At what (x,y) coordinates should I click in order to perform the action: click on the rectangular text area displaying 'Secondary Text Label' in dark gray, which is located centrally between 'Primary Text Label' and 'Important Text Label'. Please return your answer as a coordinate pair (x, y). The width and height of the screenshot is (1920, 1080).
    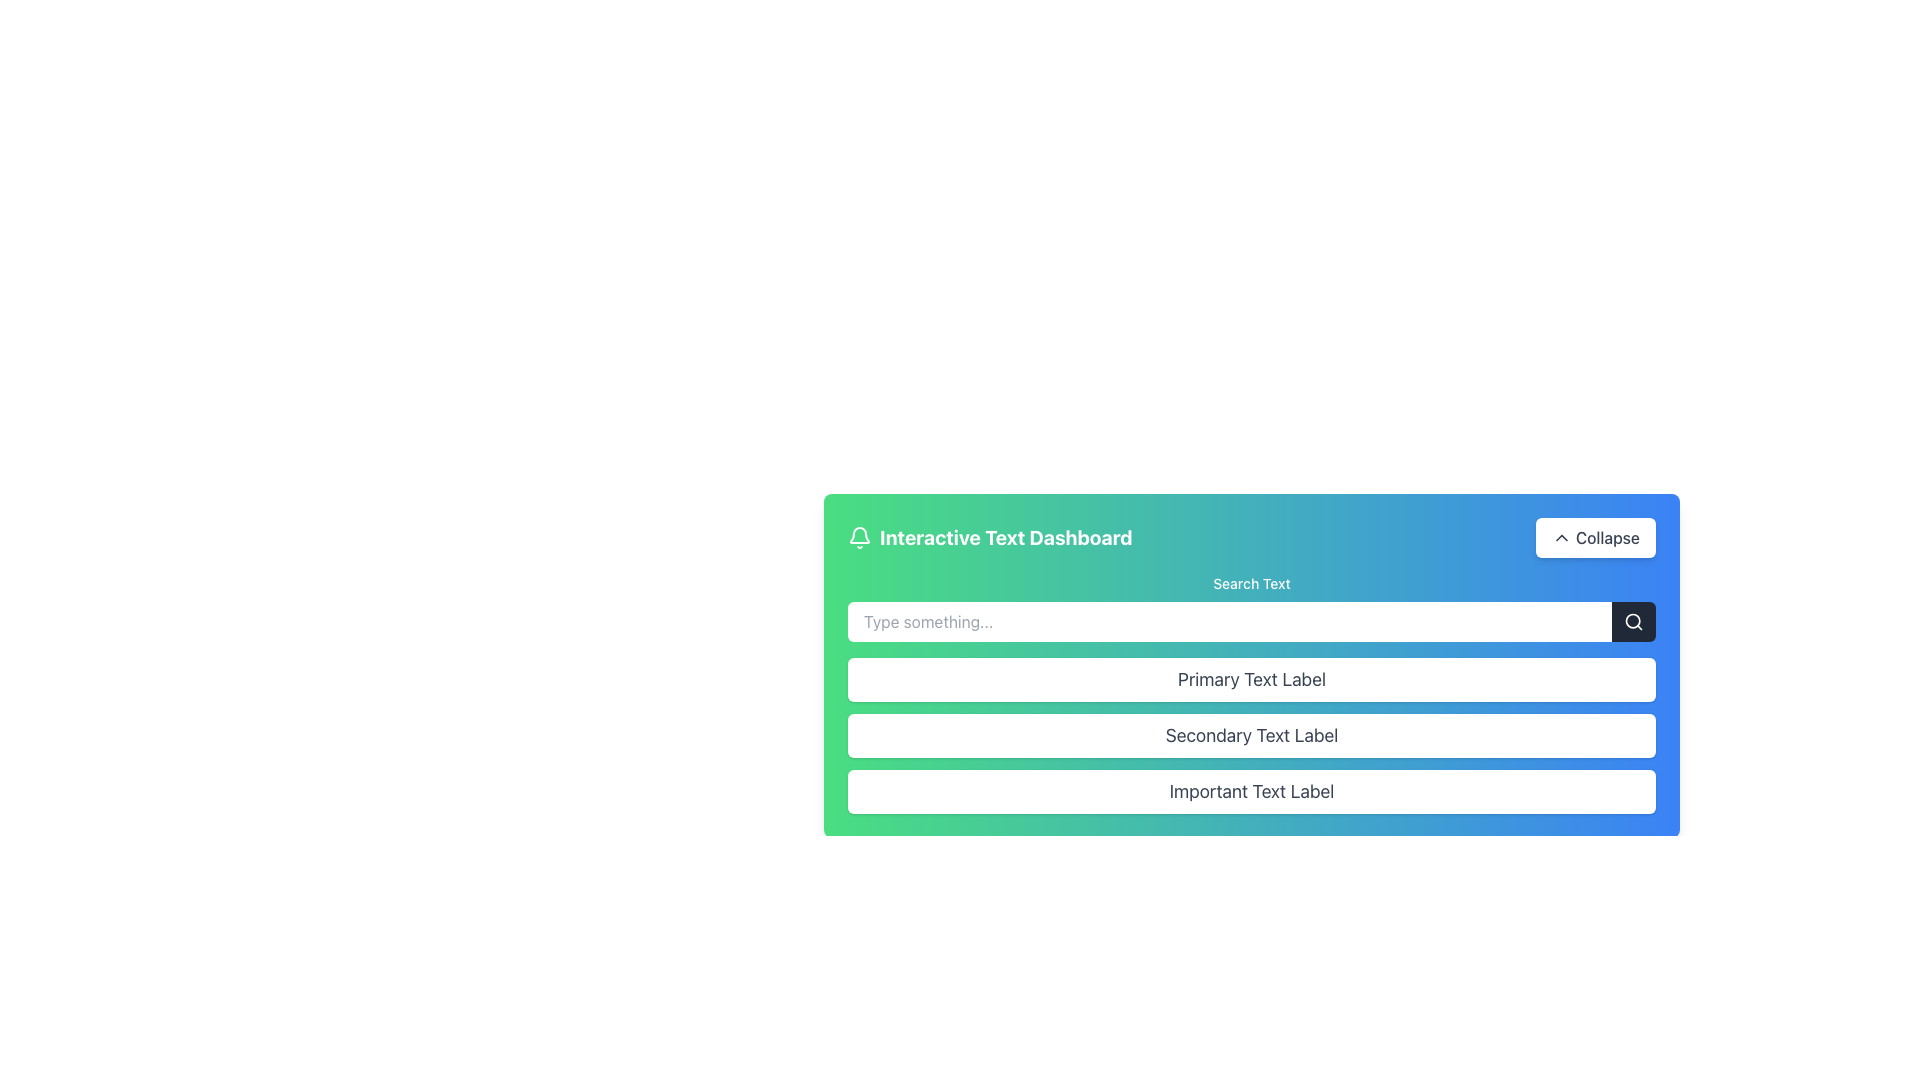
    Looking at the image, I should click on (1251, 736).